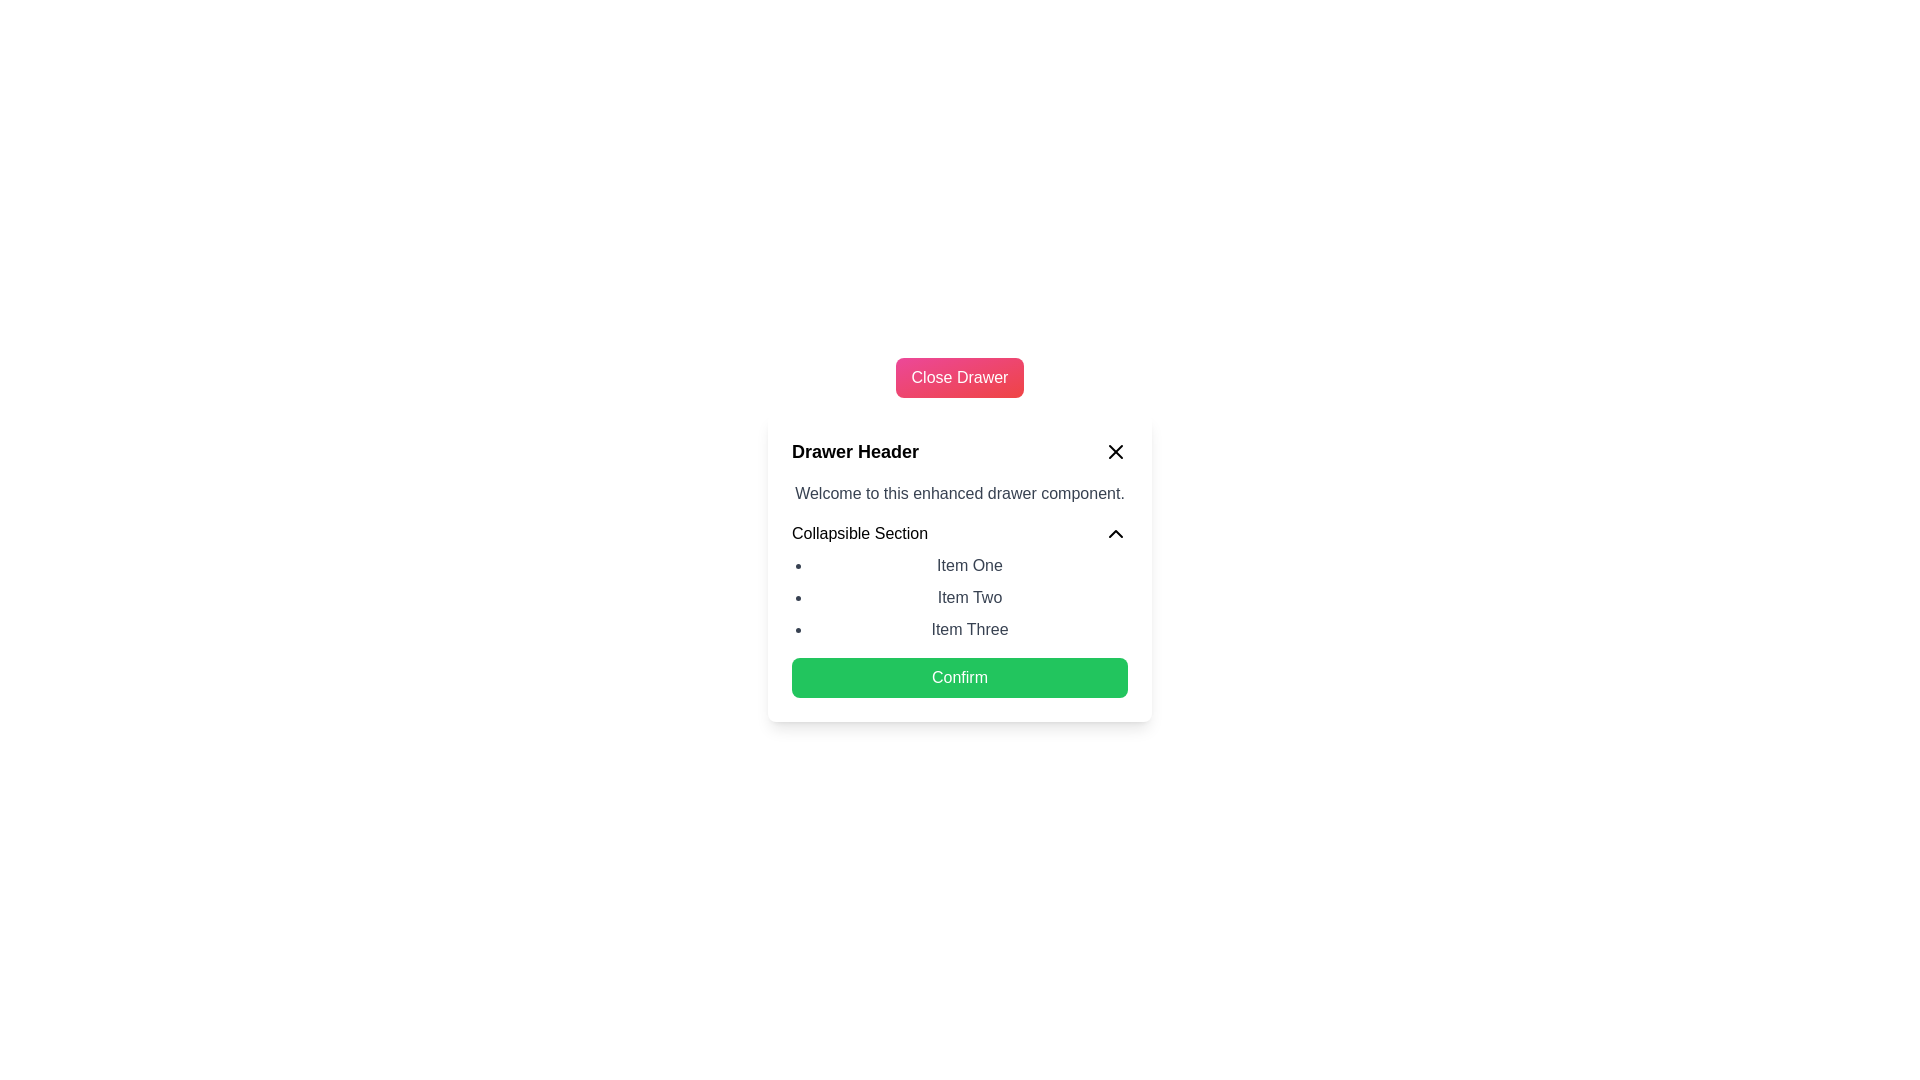 This screenshot has width=1920, height=1080. I want to click on the first bullet-point item in the 'Collapsible Section' of the modal, which is informational and non-interactive, so click(969, 566).